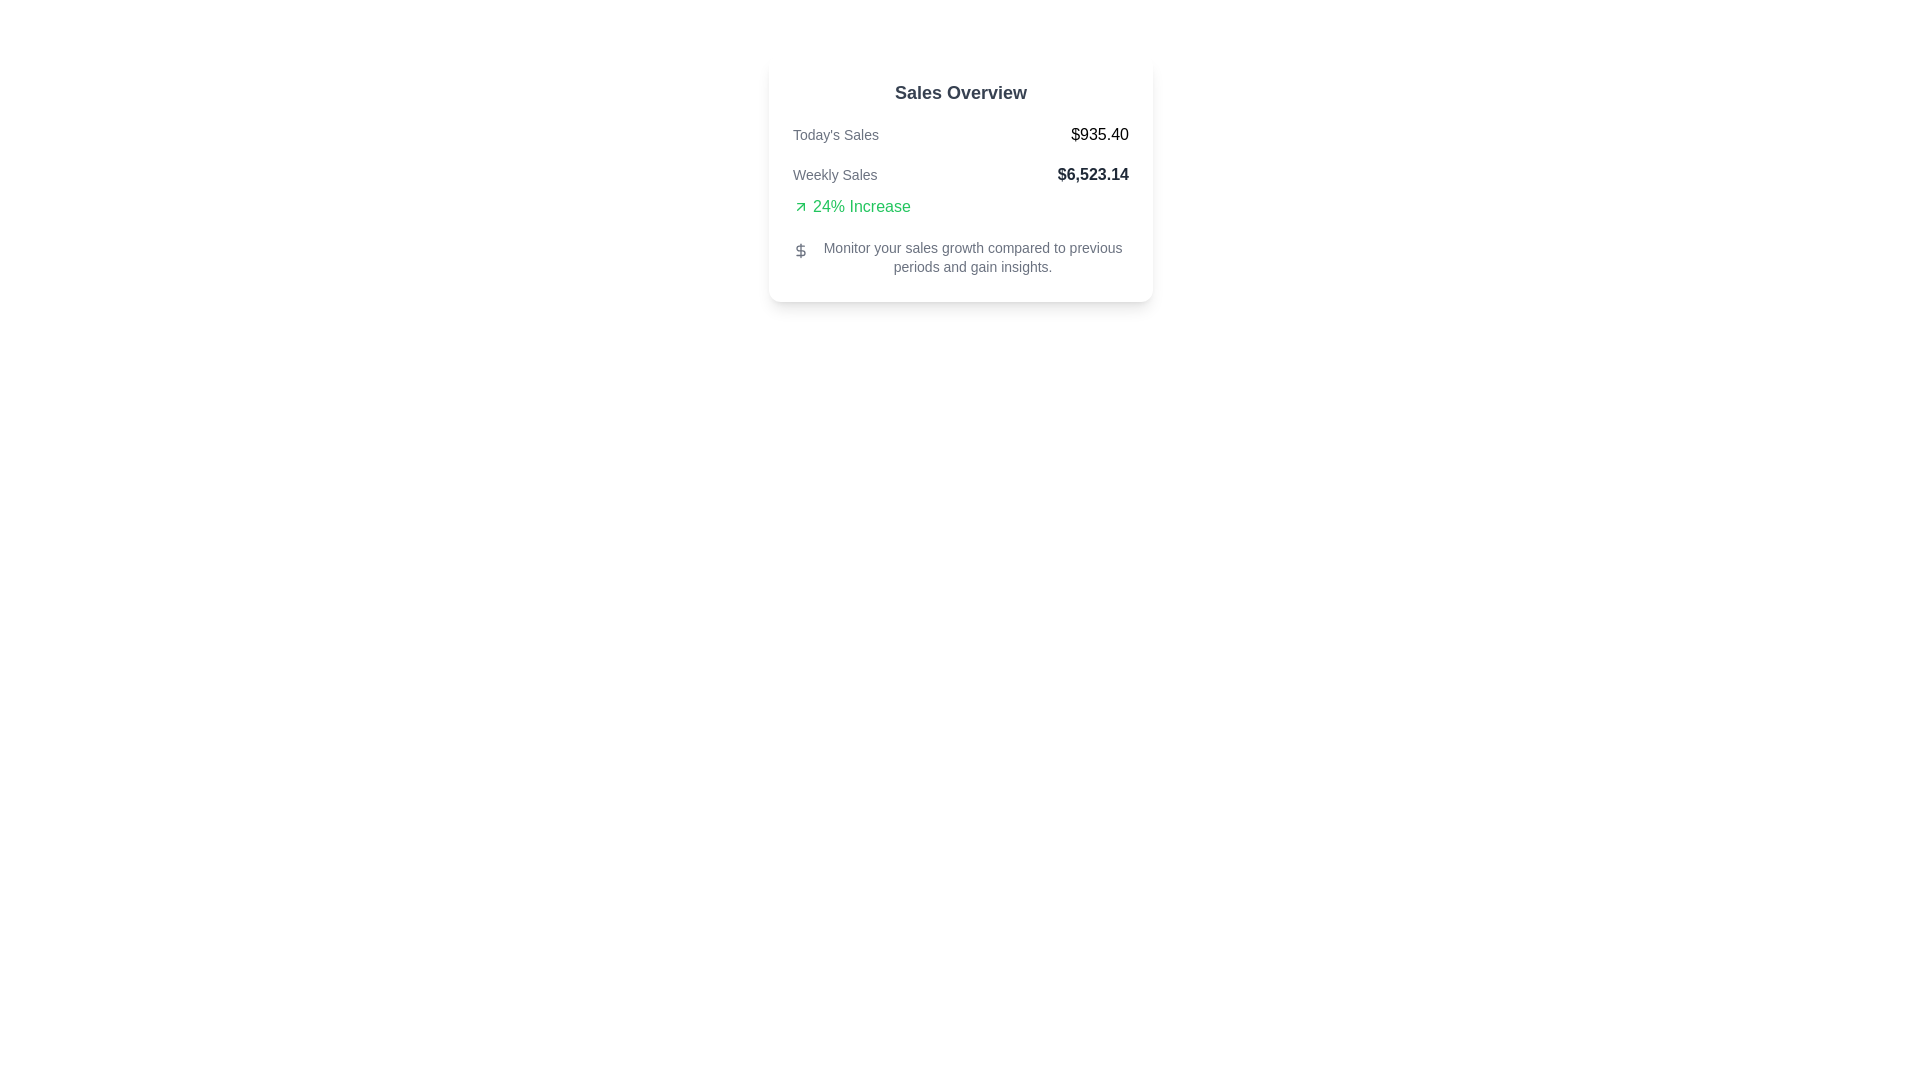  What do you see at coordinates (973, 257) in the screenshot?
I see `the text element that reads 'Monitor your sales growth compared to previous periods and gain insights.' located within the 'Sales Overview' card interface` at bounding box center [973, 257].